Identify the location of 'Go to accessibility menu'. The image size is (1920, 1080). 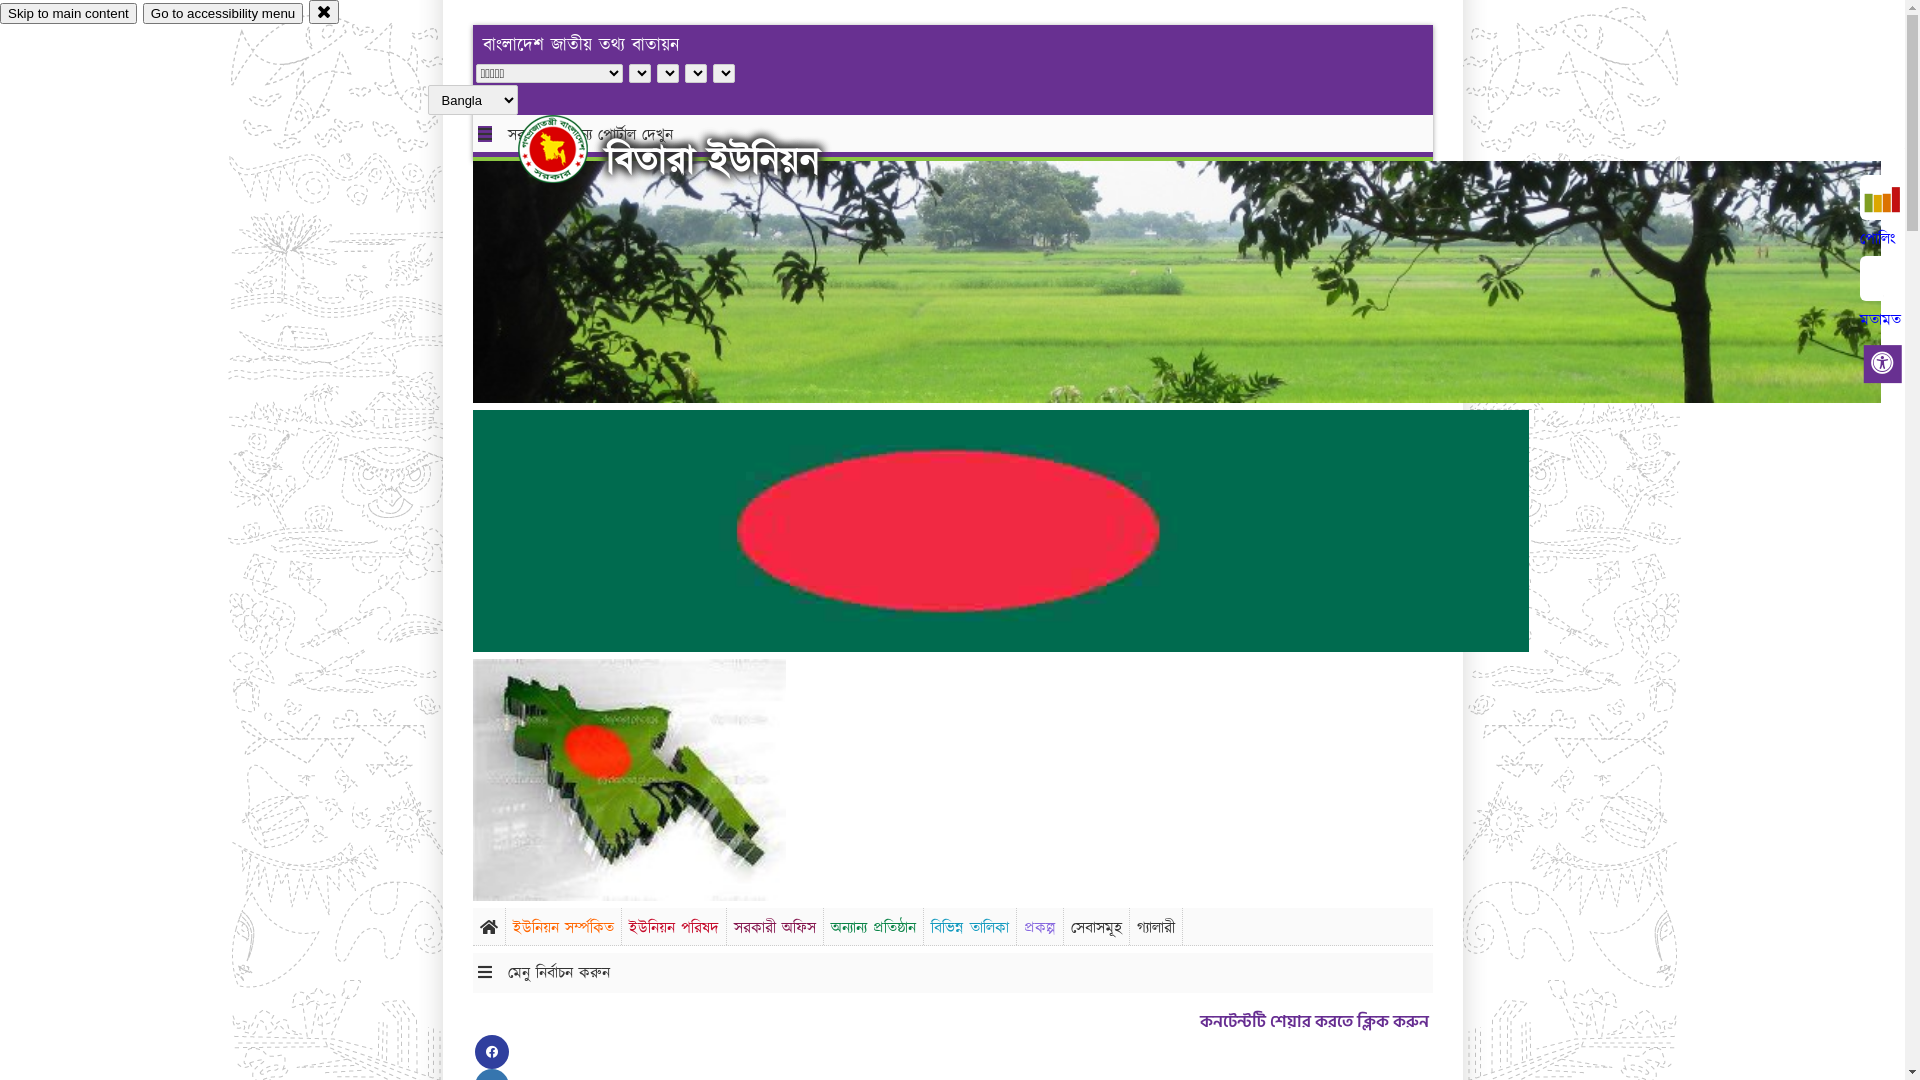
(142, 13).